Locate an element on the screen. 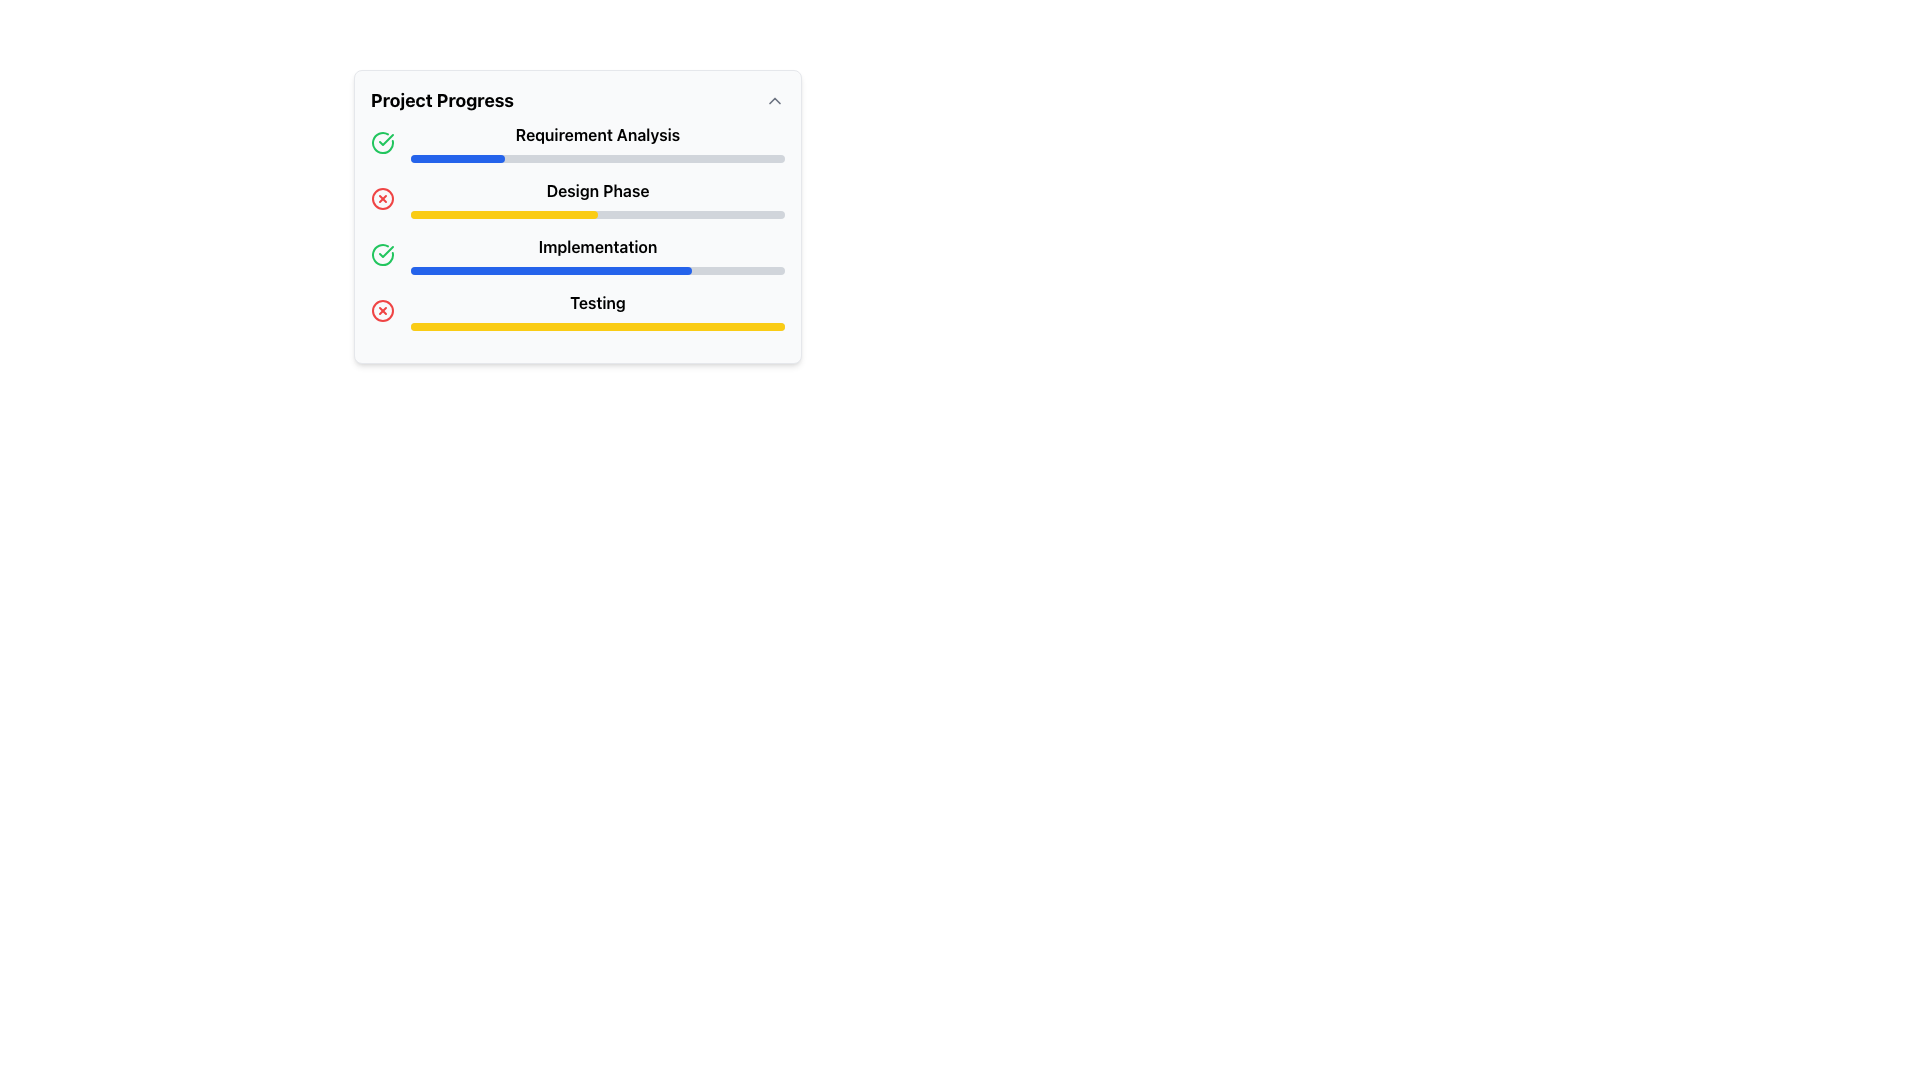 The height and width of the screenshot is (1080, 1920). the completion status of the Progress Indicator in the Implementation section, which shows approximately 75% completion in blue is located at coordinates (551, 270).